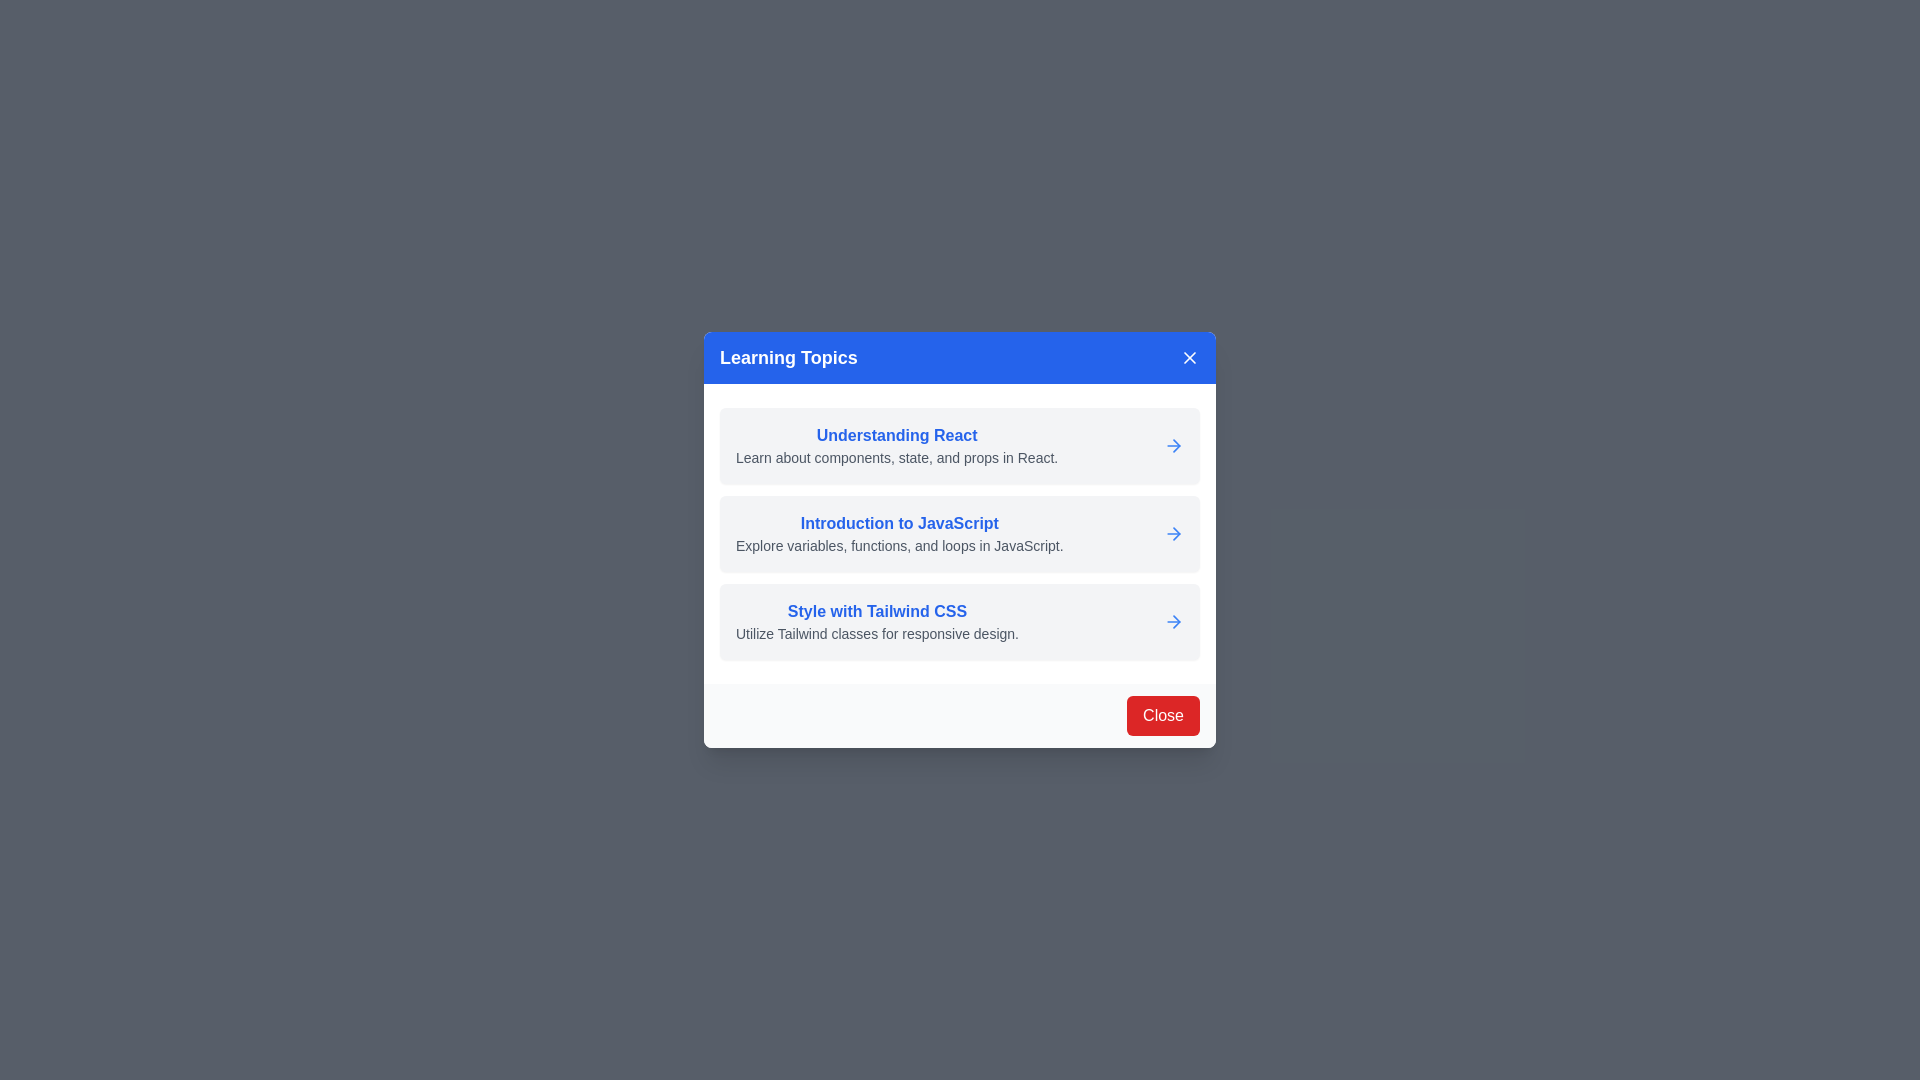 The width and height of the screenshot is (1920, 1080). What do you see at coordinates (898, 532) in the screenshot?
I see `the text block titled 'Introduction to JavaScript' which contains a headline and a description, positioned in the modal titled 'Learning Topics'` at bounding box center [898, 532].